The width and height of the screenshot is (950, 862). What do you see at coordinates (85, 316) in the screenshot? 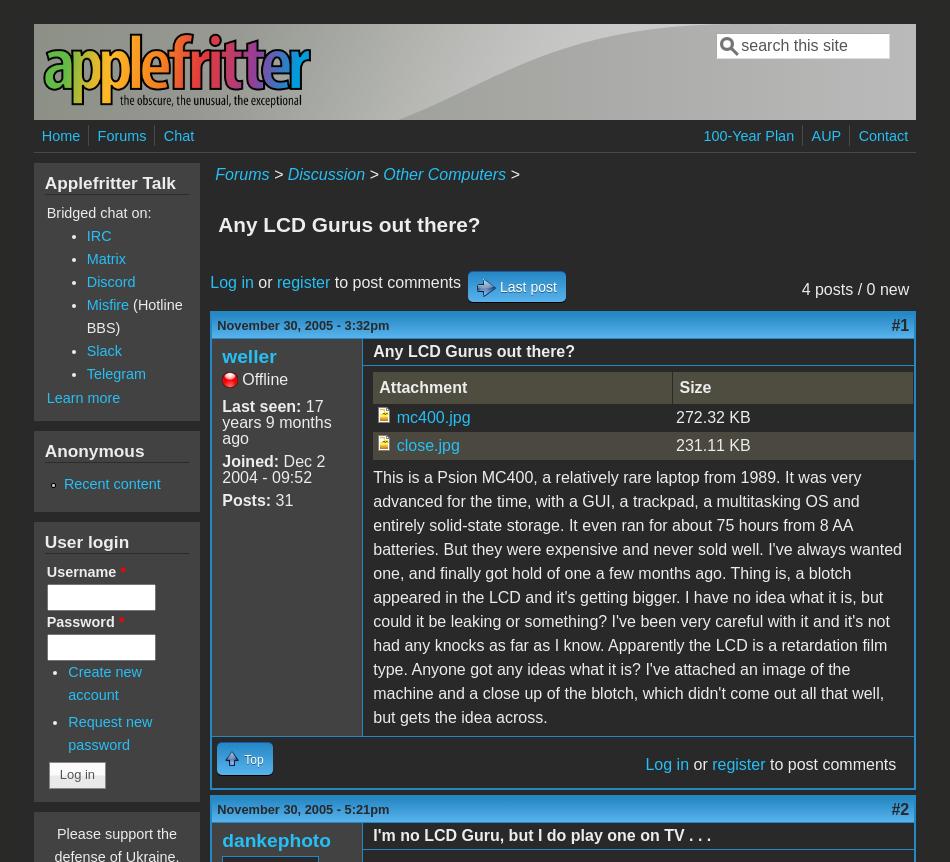
I see `'(Hotline BBS)'` at bounding box center [85, 316].